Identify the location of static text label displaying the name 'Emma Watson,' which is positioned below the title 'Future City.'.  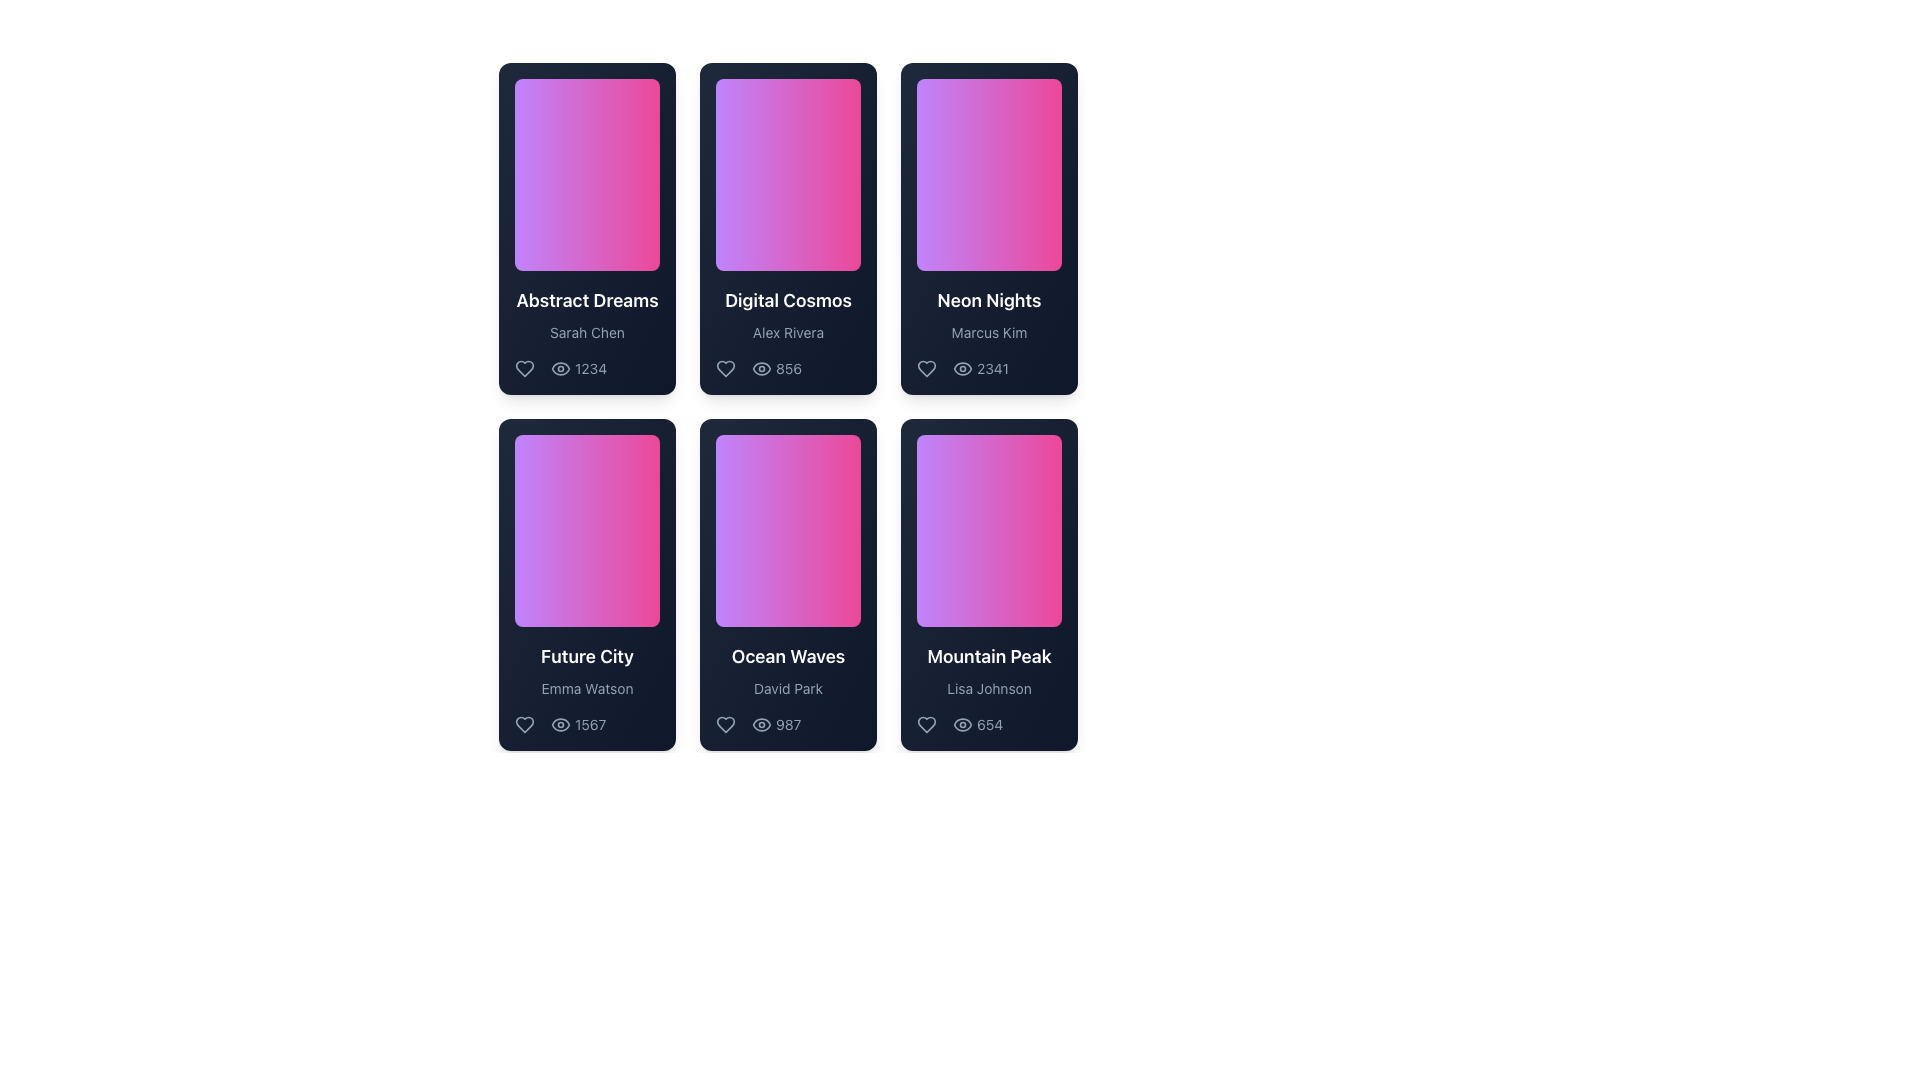
(586, 688).